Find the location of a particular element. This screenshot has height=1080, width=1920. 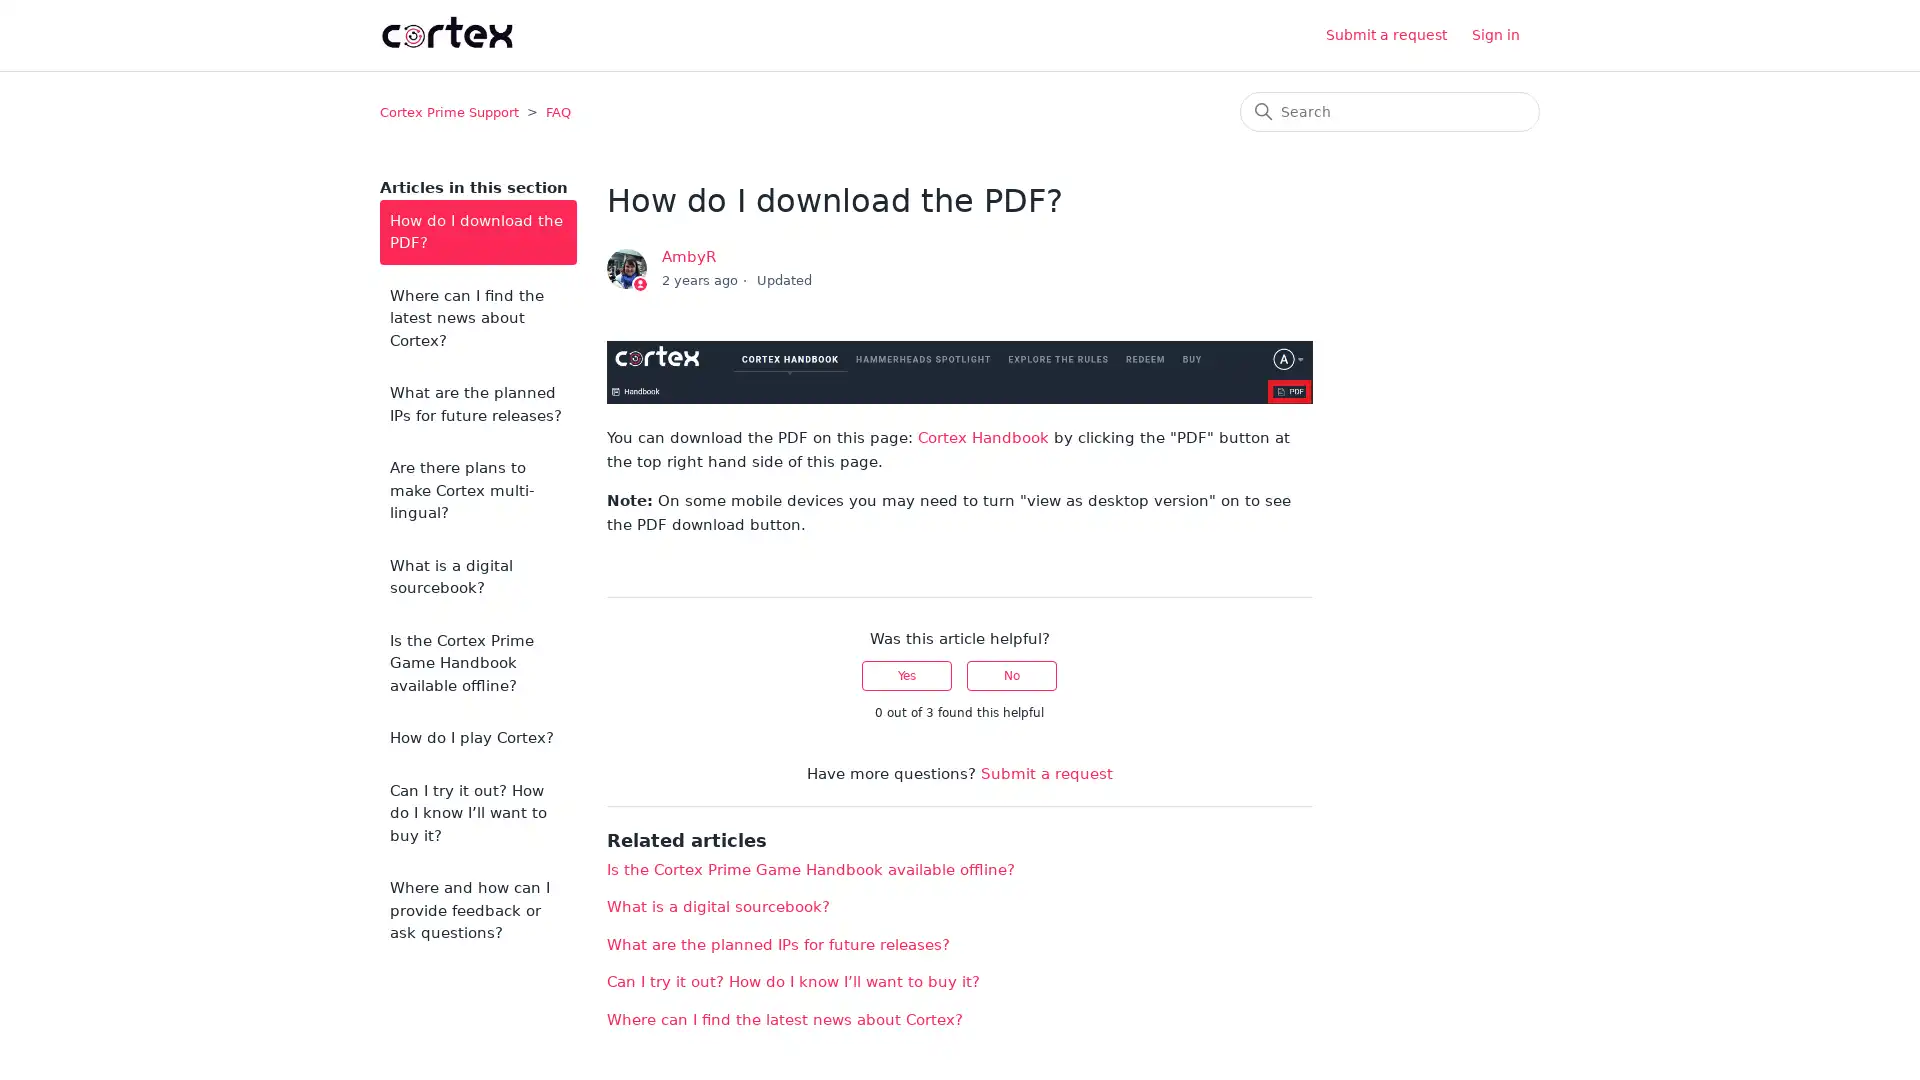

This article was helpful is located at coordinates (906, 675).